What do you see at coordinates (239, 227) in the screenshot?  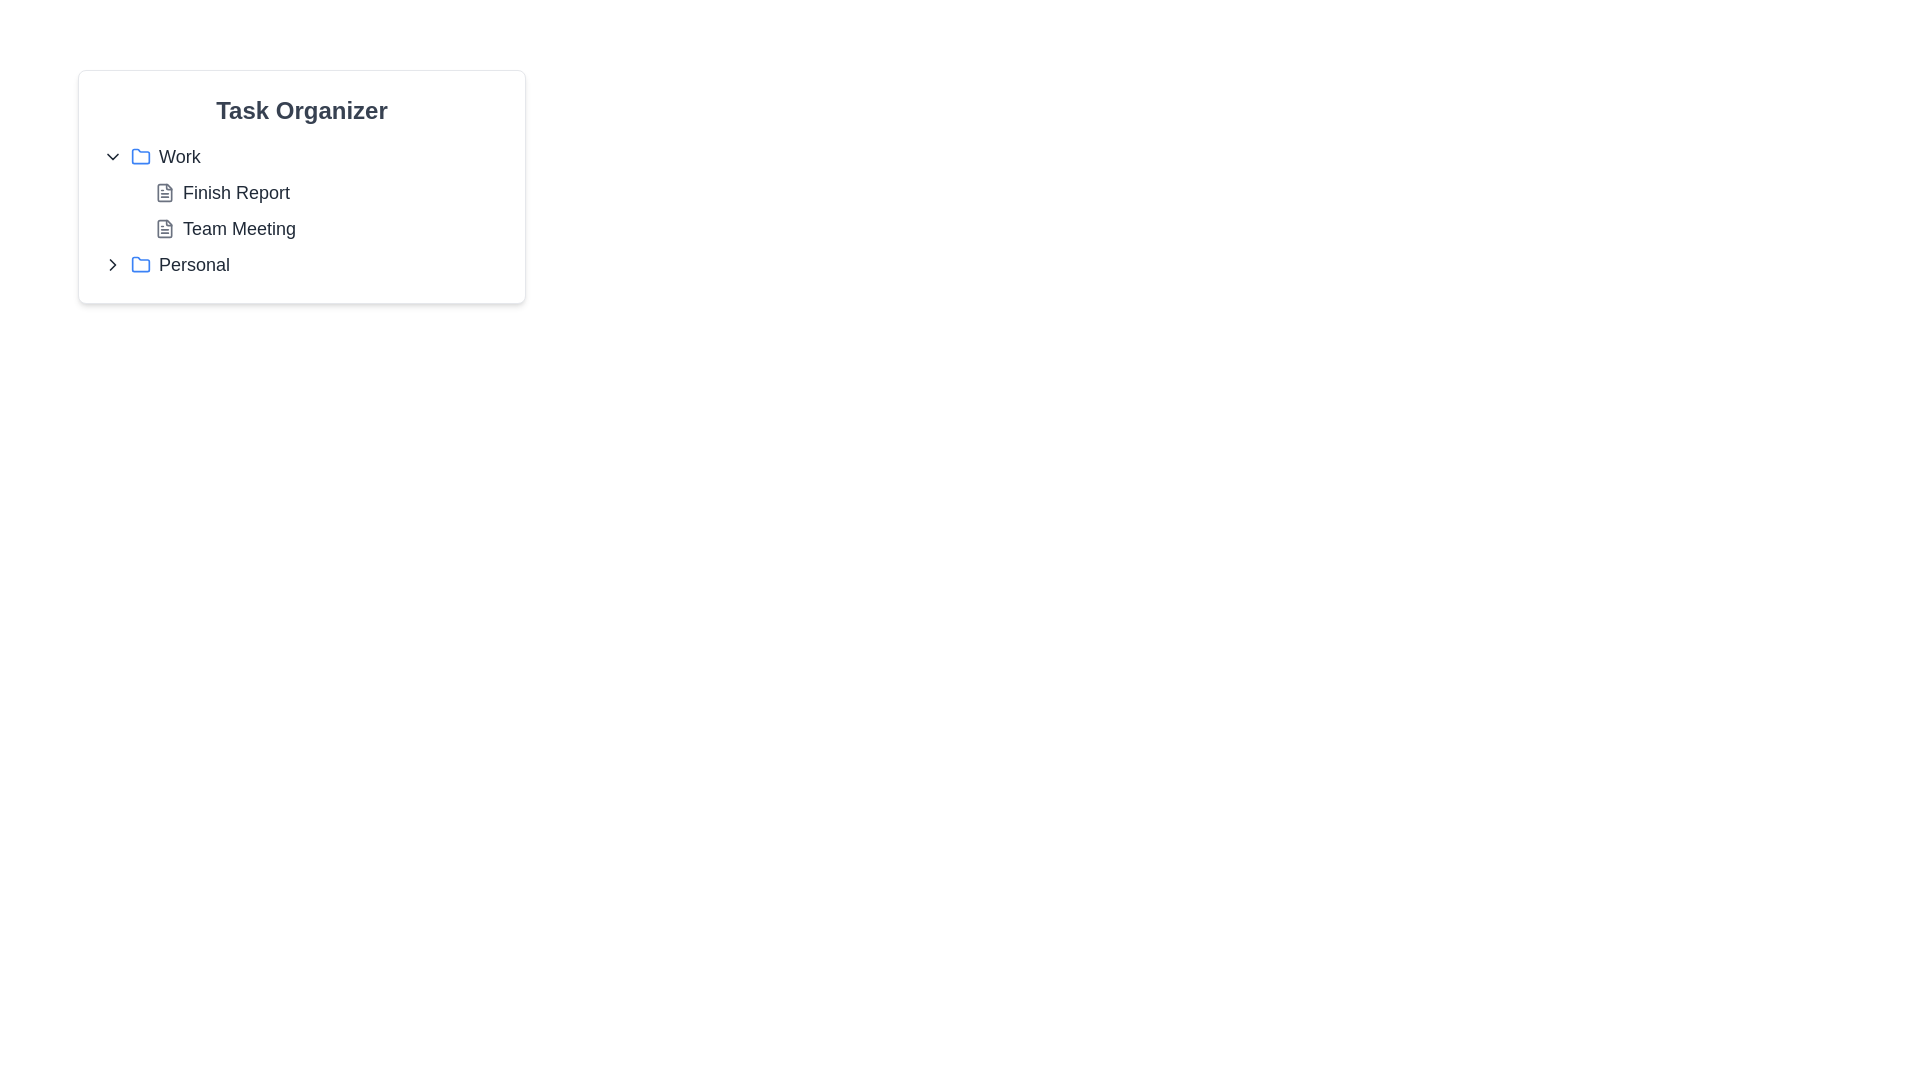 I see `the text label element reading 'Team Meeting', which is styled with a bold font and is indented under the 'Work' heading in the 'Task Organizer' UI` at bounding box center [239, 227].